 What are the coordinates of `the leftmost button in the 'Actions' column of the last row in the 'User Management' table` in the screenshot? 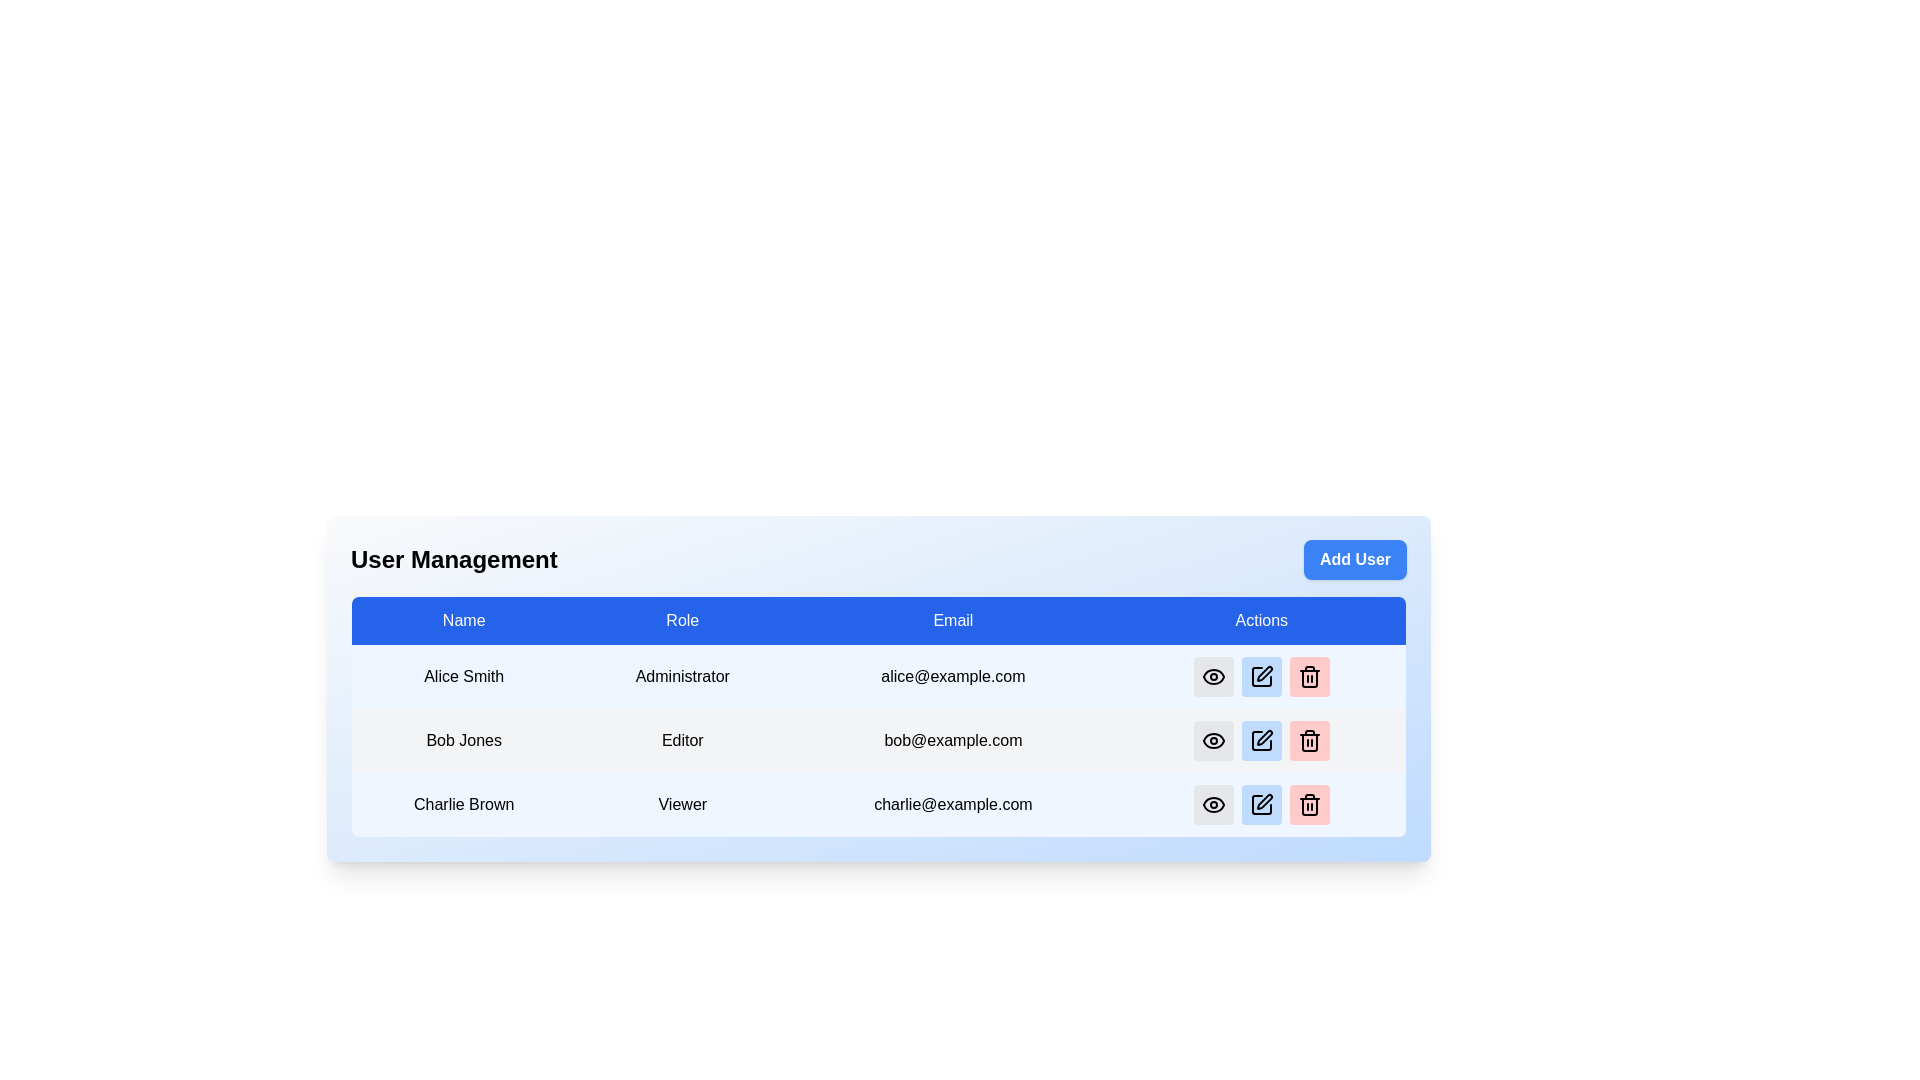 It's located at (1212, 804).